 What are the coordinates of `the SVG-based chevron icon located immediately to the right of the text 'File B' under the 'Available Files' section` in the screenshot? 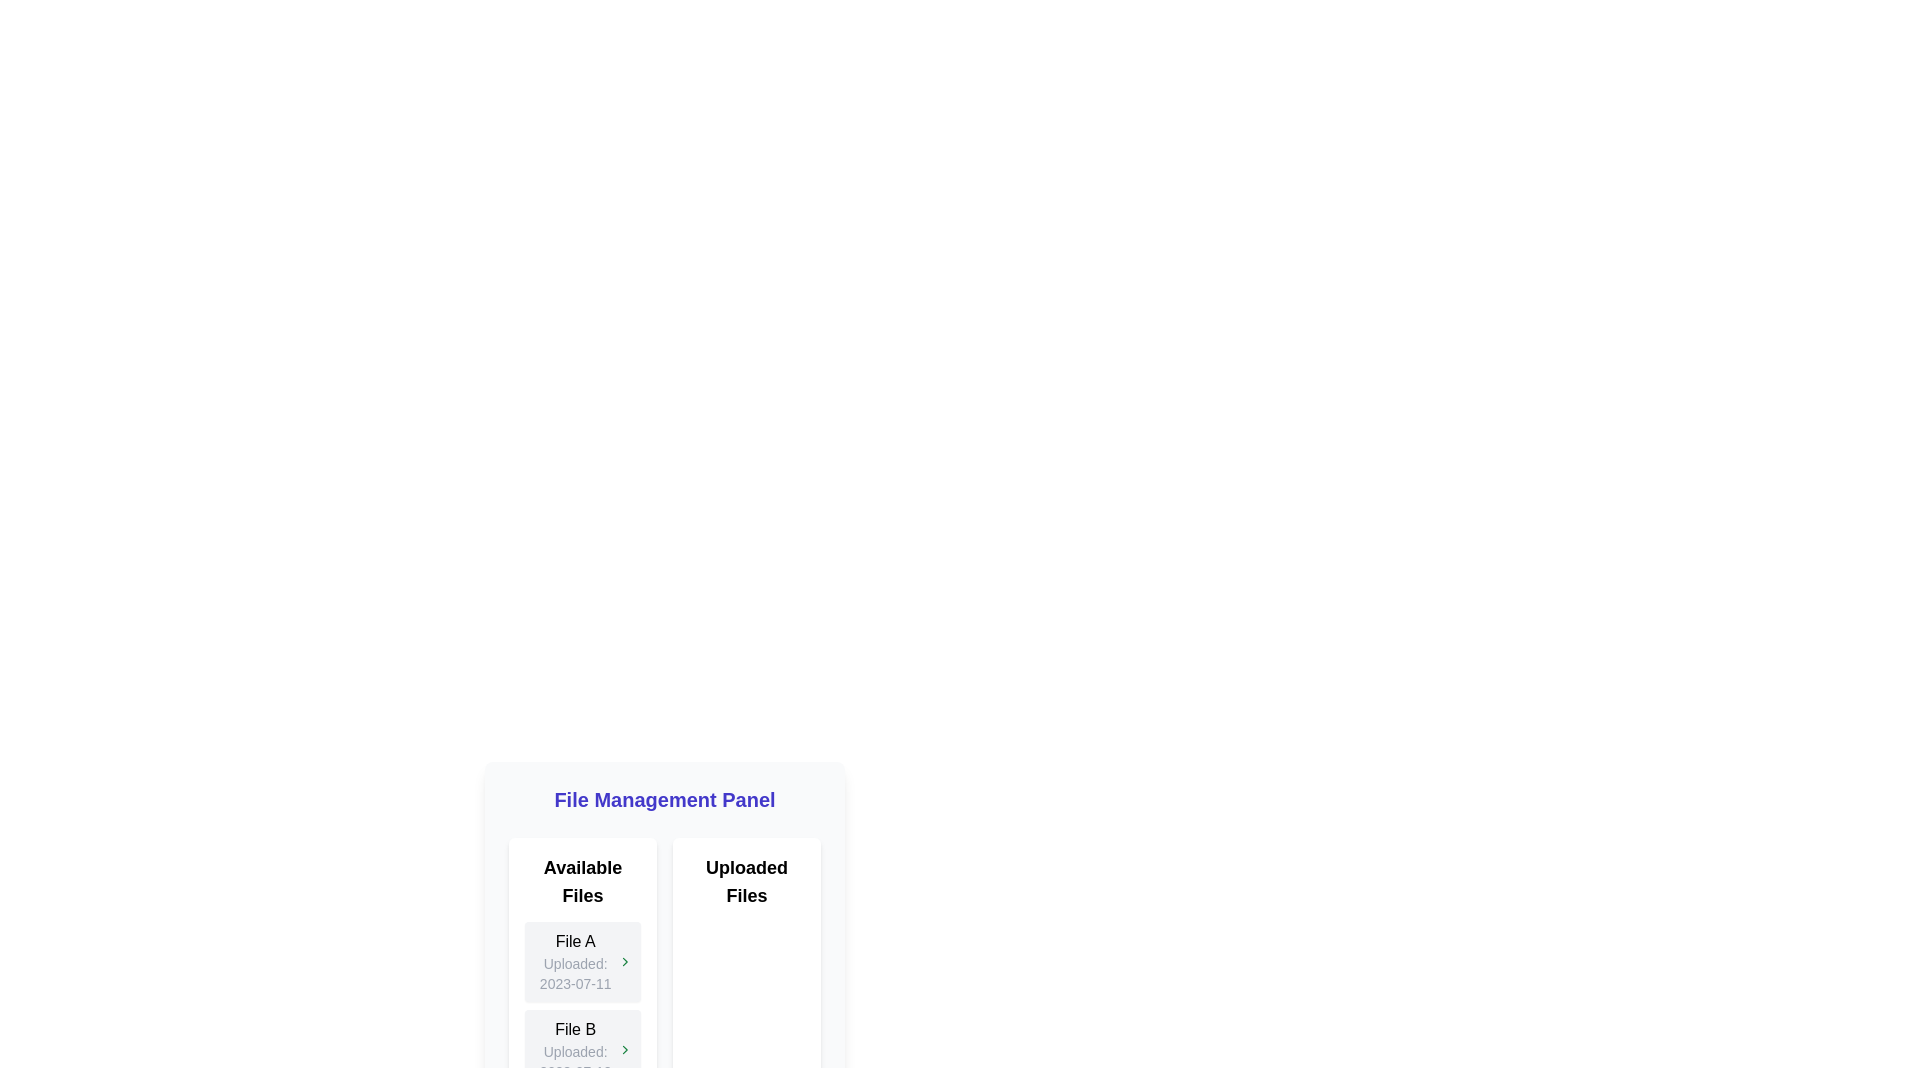 It's located at (624, 1048).